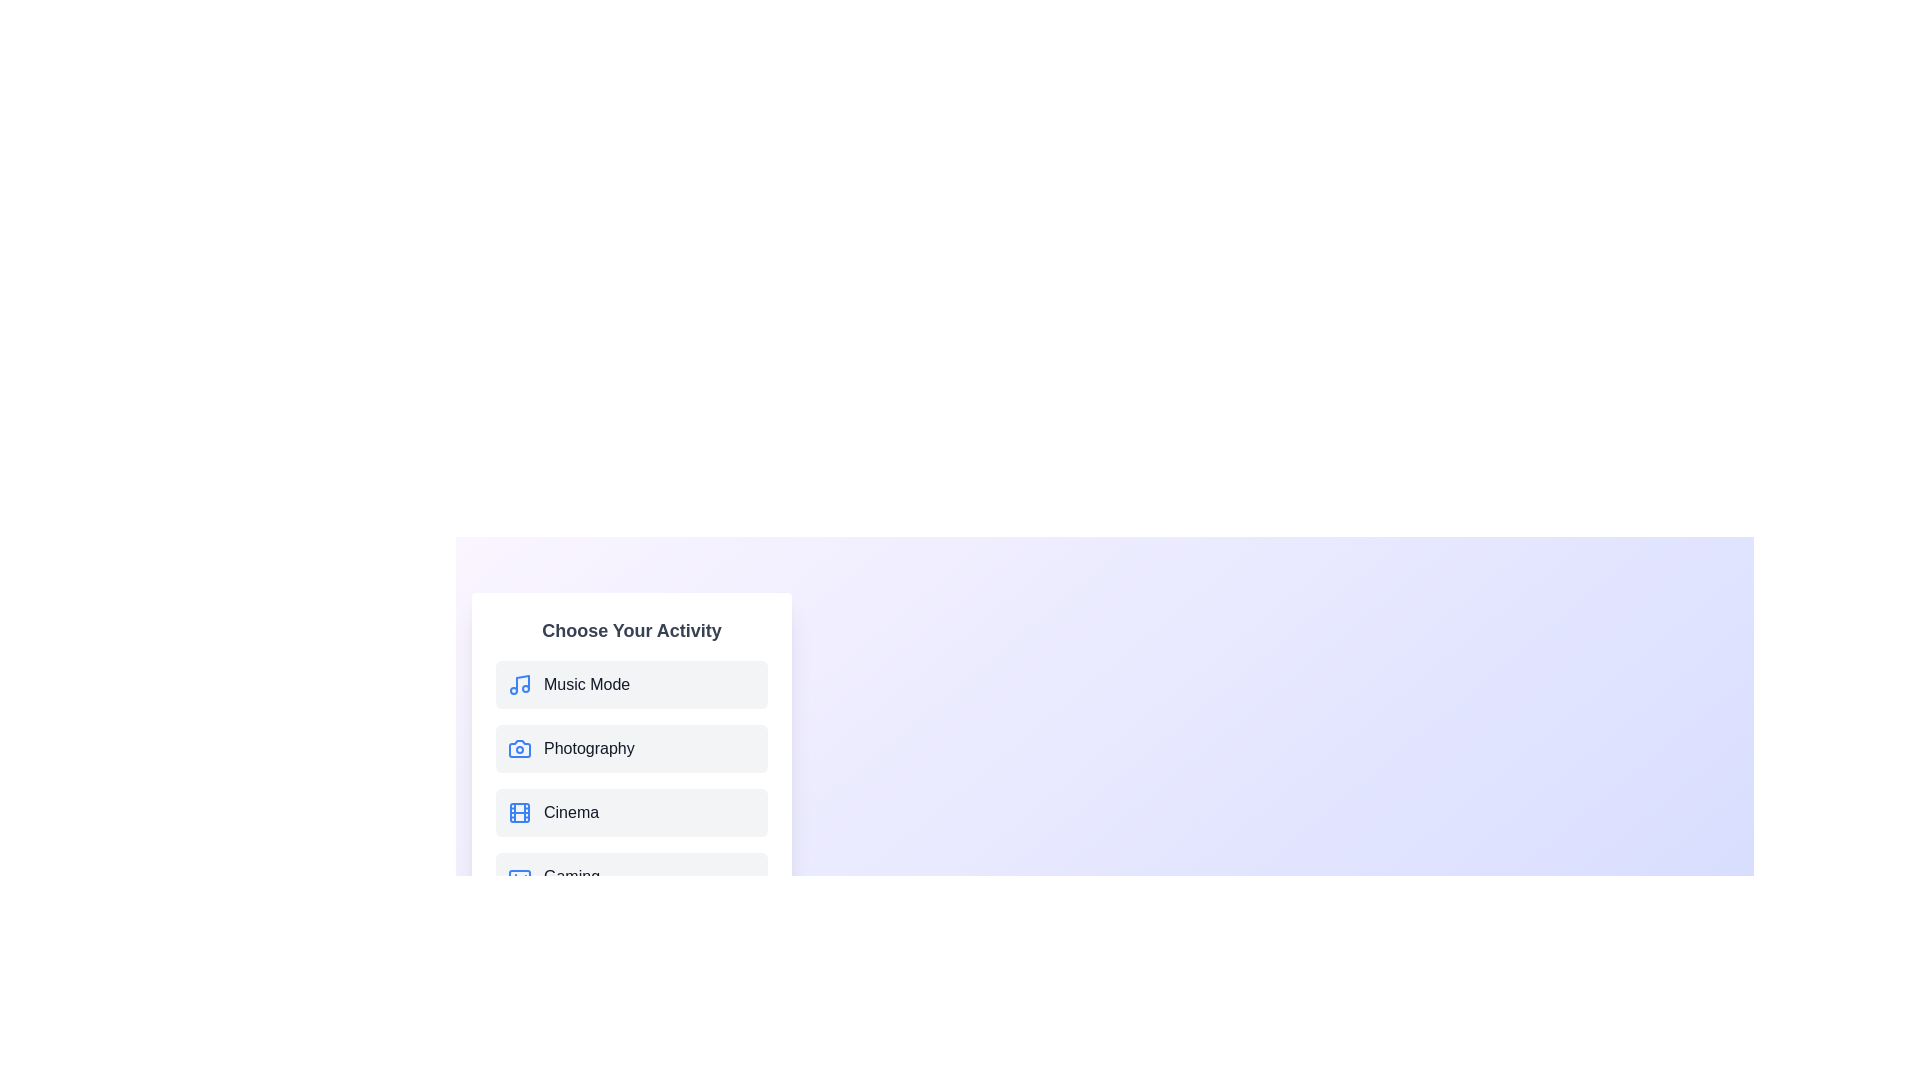  Describe the element at coordinates (1103, 1075) in the screenshot. I see `the toggle button to toggle the visibility of the Interactive Media Menu` at that location.